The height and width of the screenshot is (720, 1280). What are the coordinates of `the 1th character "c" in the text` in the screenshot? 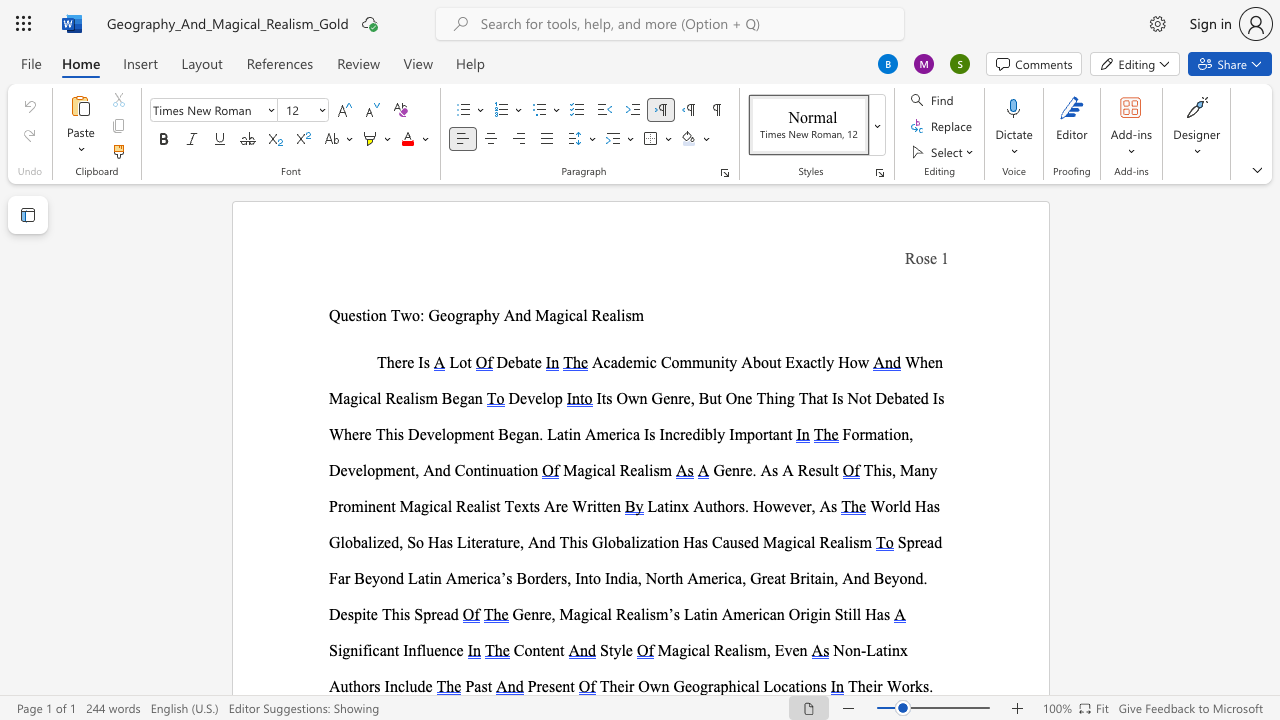 It's located at (743, 685).